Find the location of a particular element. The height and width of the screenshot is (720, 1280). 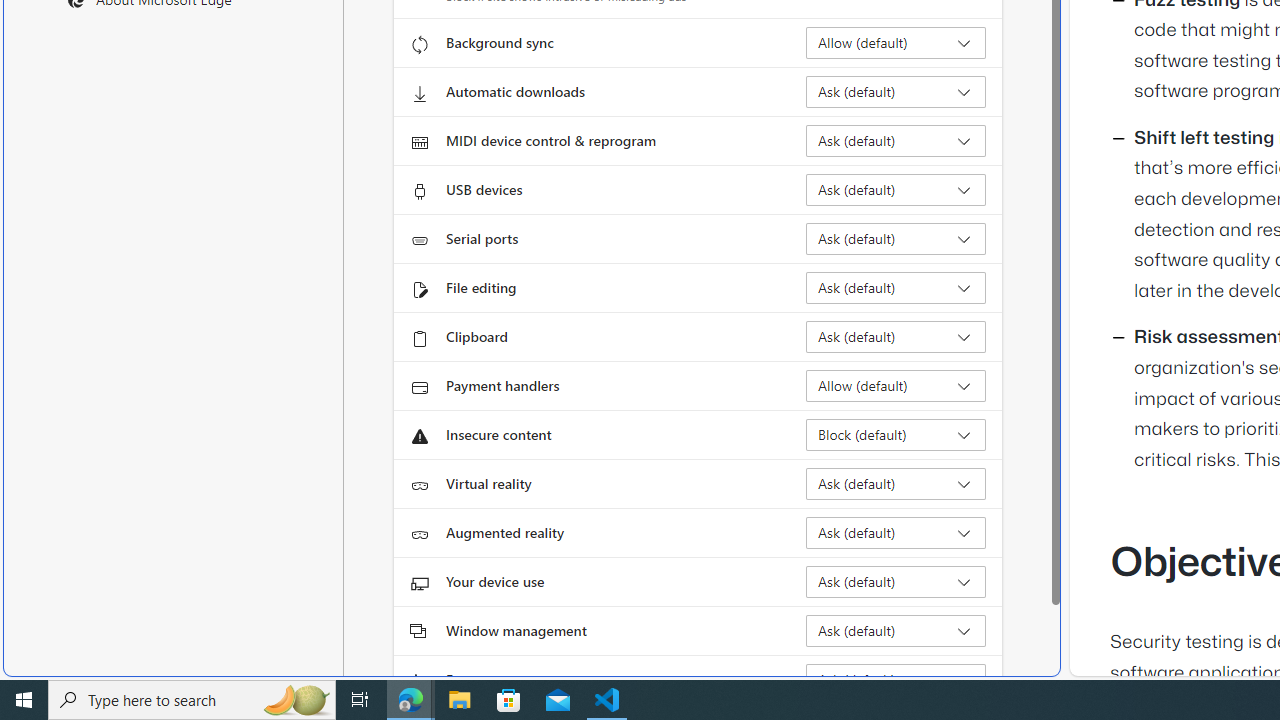

'Augmented reality Ask (default)' is located at coordinates (895, 531).